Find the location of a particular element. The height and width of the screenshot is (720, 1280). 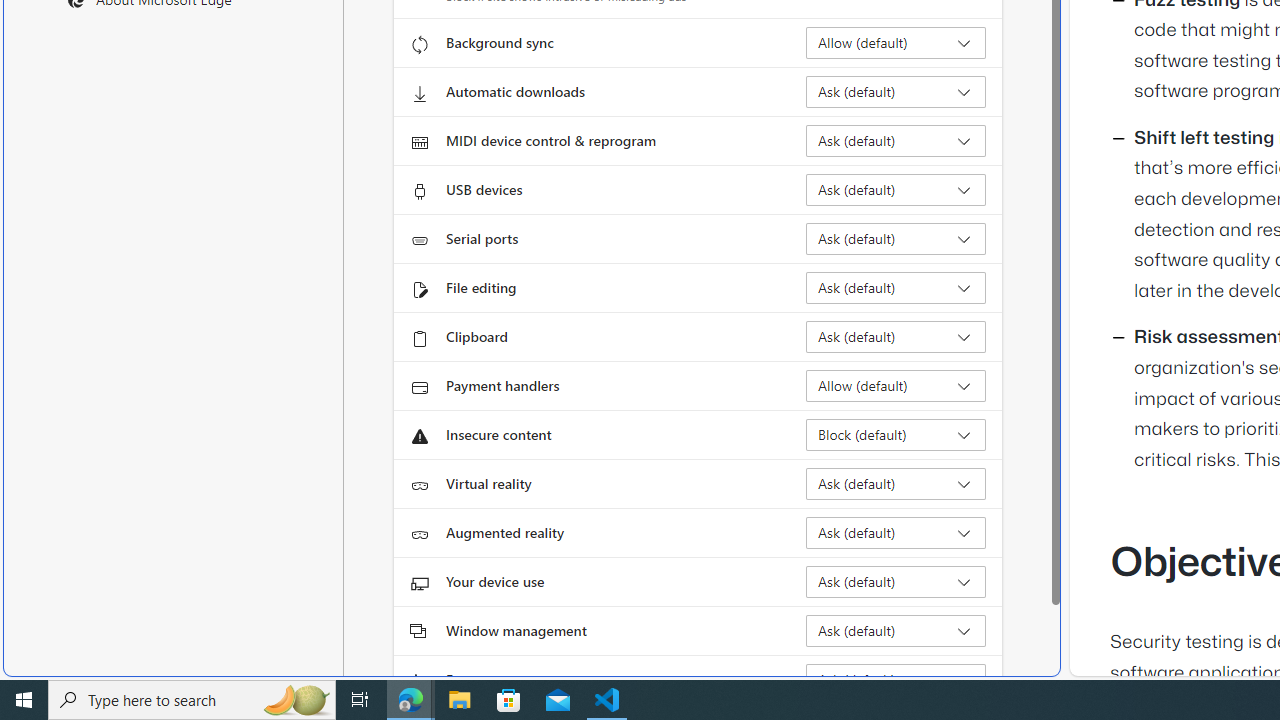

'Augmented reality Ask (default)' is located at coordinates (895, 531).